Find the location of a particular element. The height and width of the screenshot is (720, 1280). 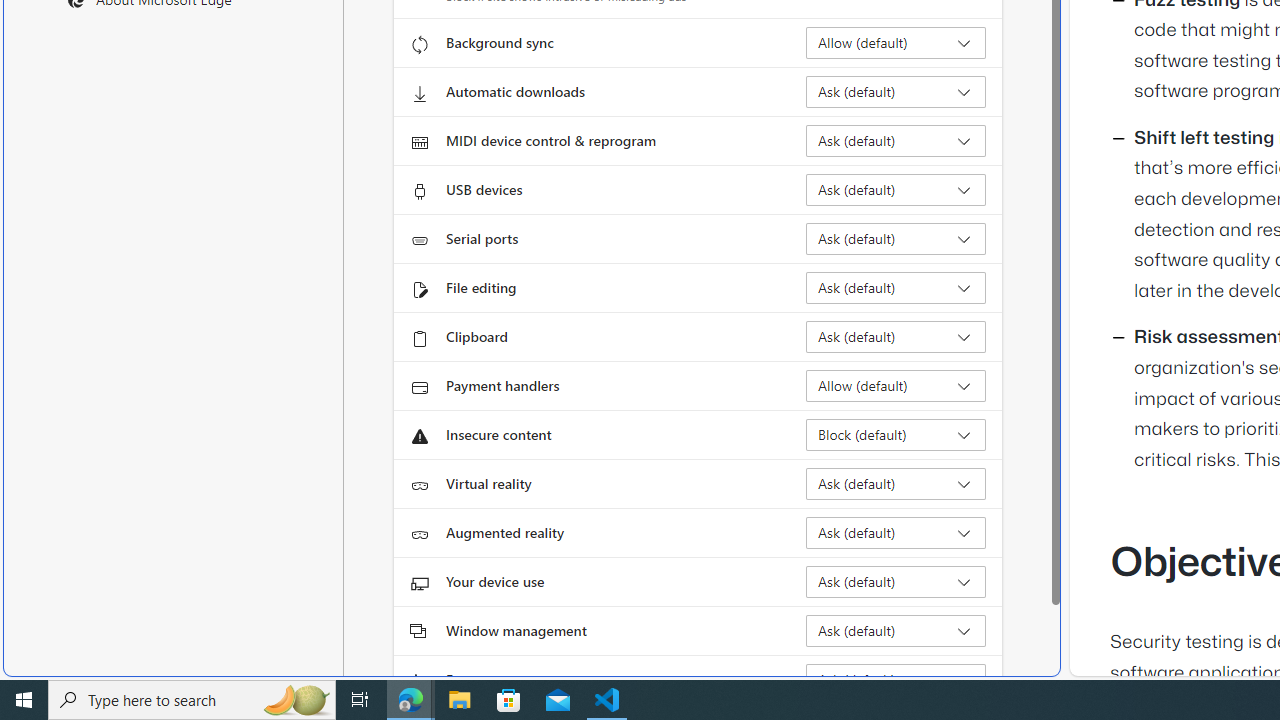

'Augmented reality Ask (default)' is located at coordinates (895, 531).